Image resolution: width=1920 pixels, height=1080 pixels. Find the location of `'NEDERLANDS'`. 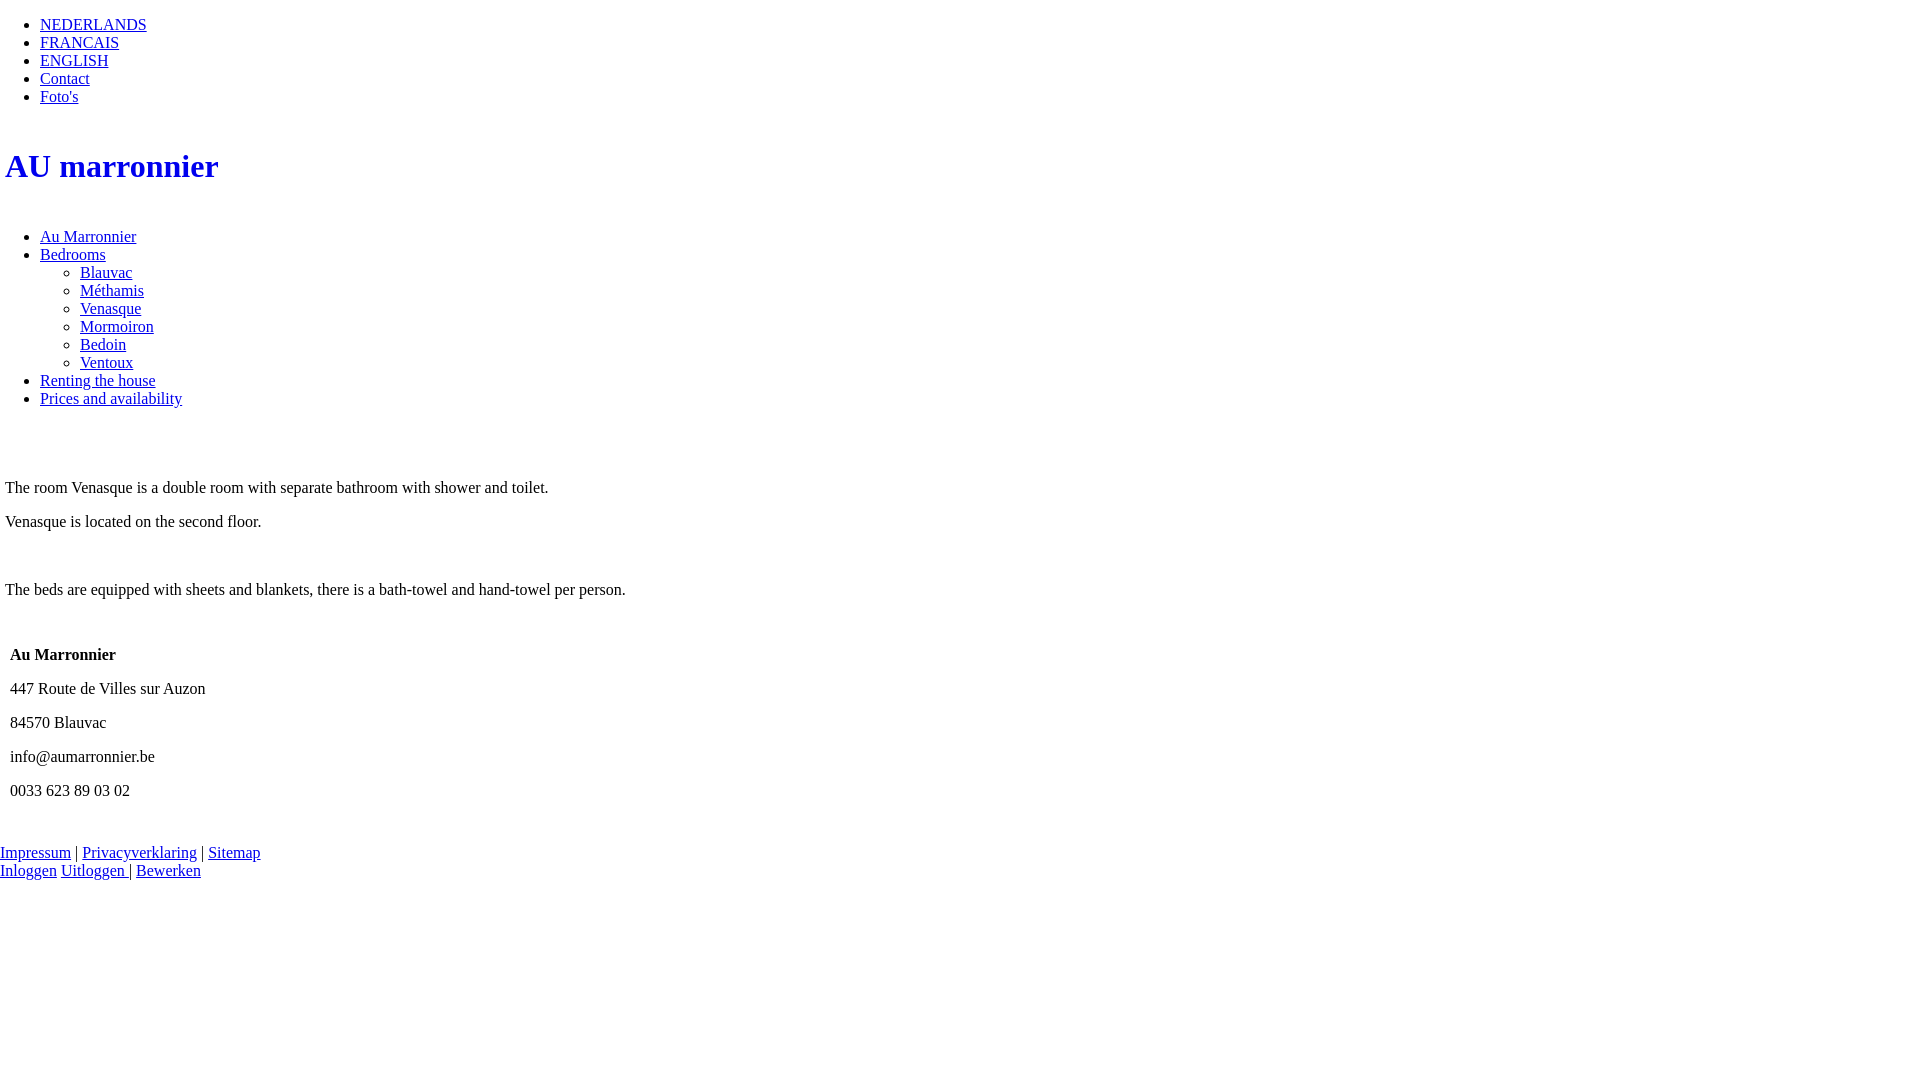

'NEDERLANDS' is located at coordinates (92, 24).